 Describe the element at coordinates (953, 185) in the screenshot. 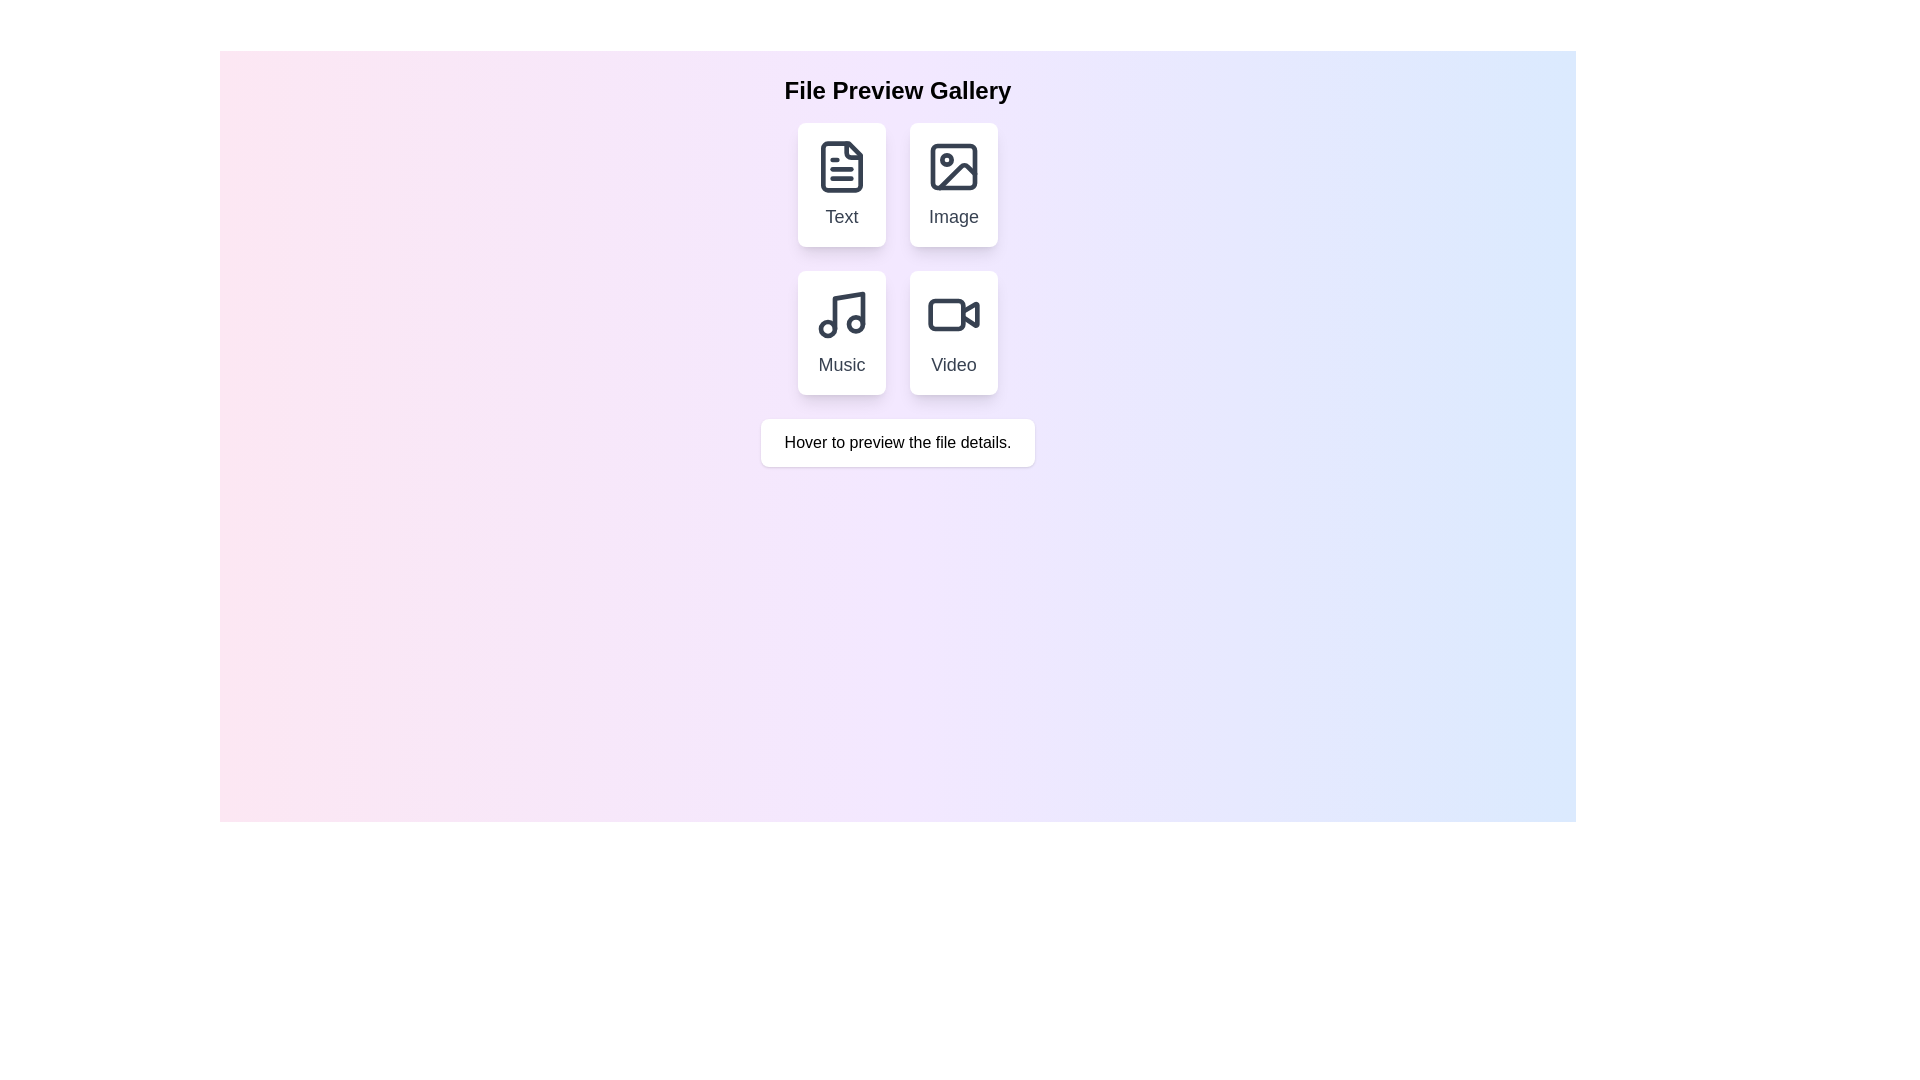

I see `the card in the top-right corner of the grid that represents image-related features` at that location.